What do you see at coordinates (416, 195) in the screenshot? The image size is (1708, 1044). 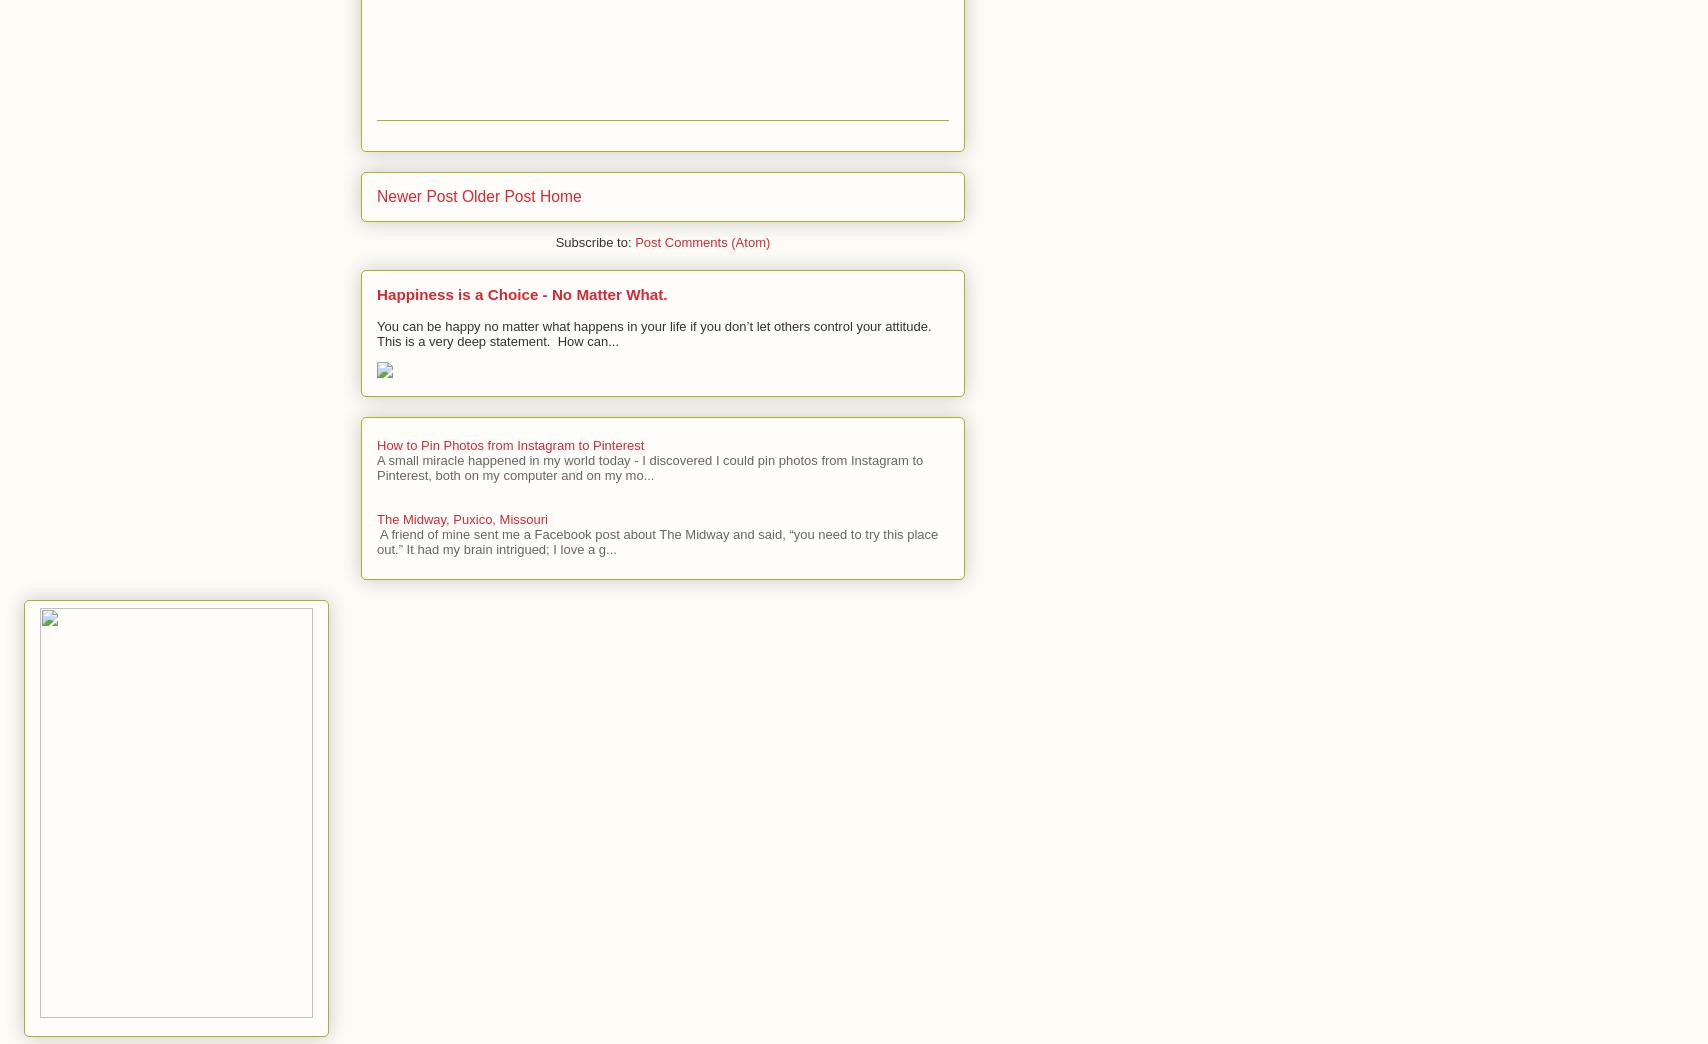 I see `'Newer Post'` at bounding box center [416, 195].